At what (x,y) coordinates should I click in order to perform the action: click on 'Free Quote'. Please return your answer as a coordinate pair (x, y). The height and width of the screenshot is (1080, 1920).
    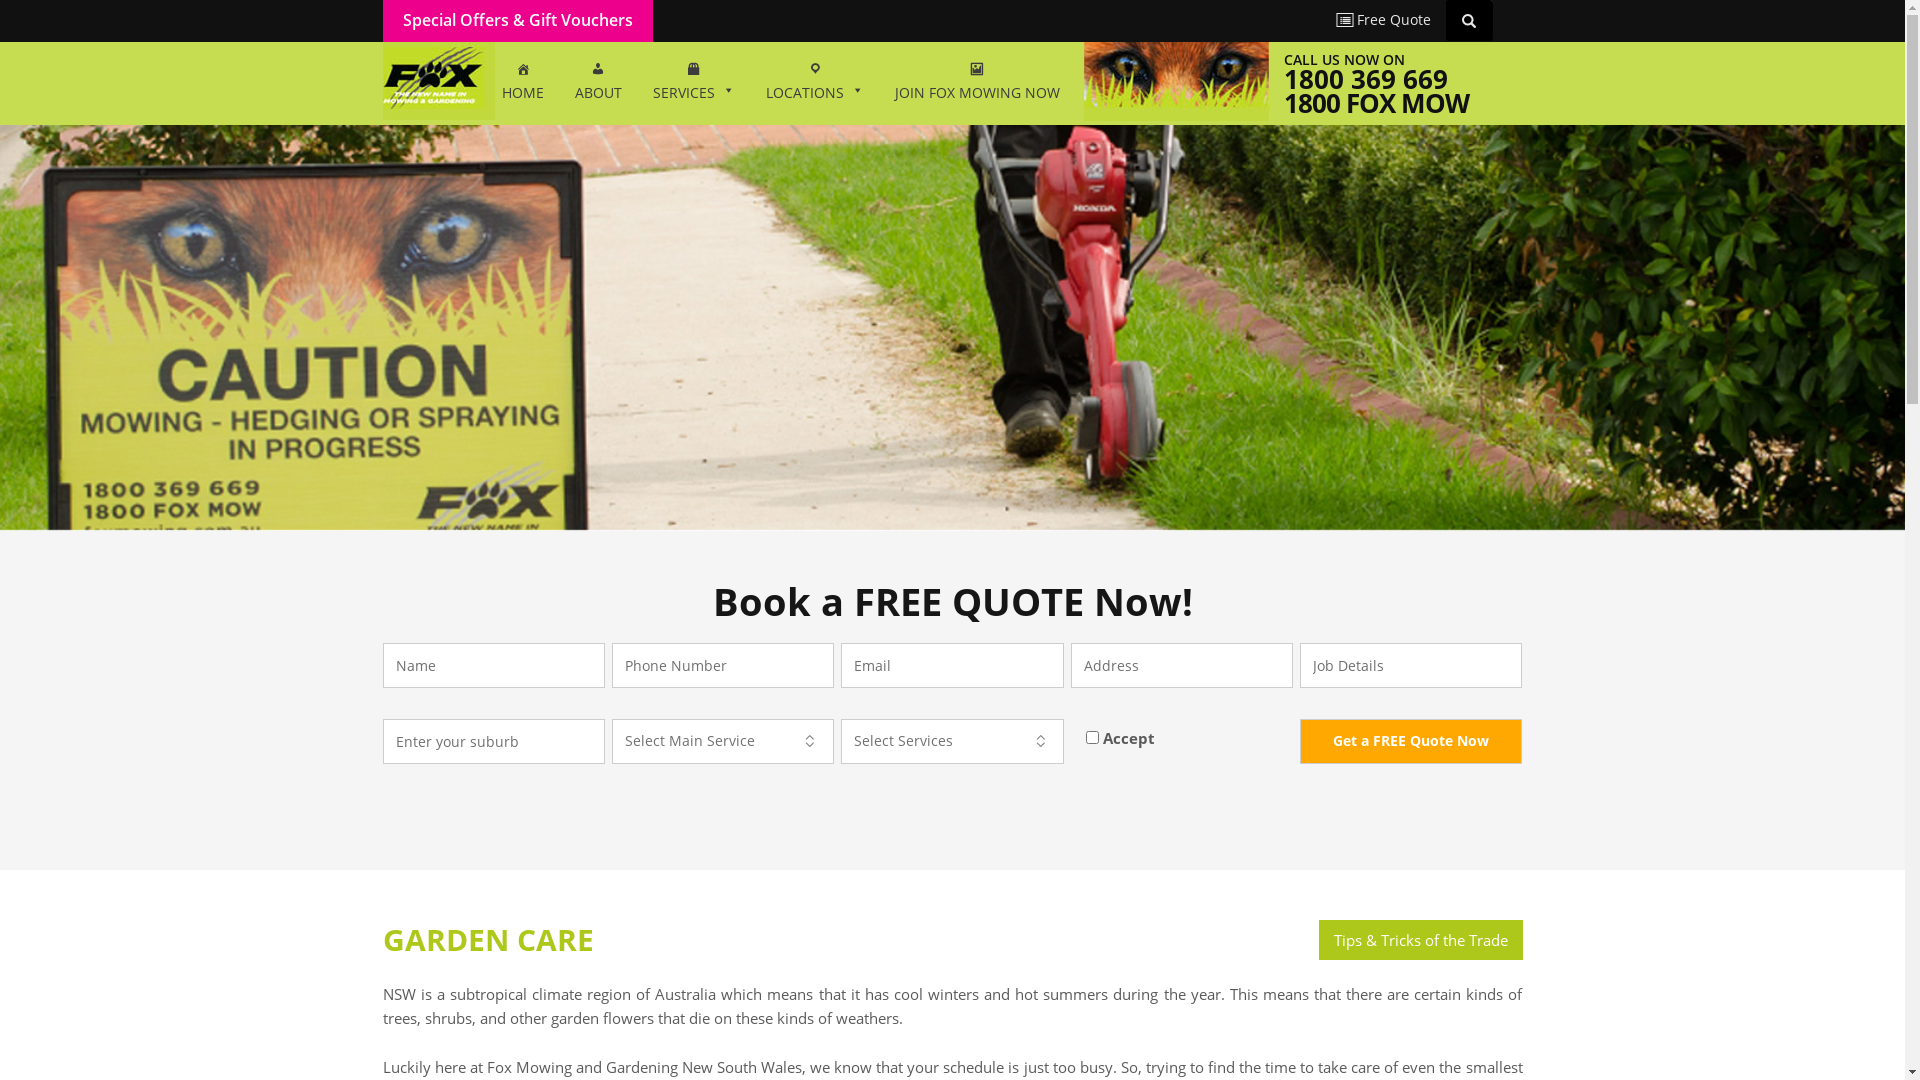
    Looking at the image, I should click on (1384, 19).